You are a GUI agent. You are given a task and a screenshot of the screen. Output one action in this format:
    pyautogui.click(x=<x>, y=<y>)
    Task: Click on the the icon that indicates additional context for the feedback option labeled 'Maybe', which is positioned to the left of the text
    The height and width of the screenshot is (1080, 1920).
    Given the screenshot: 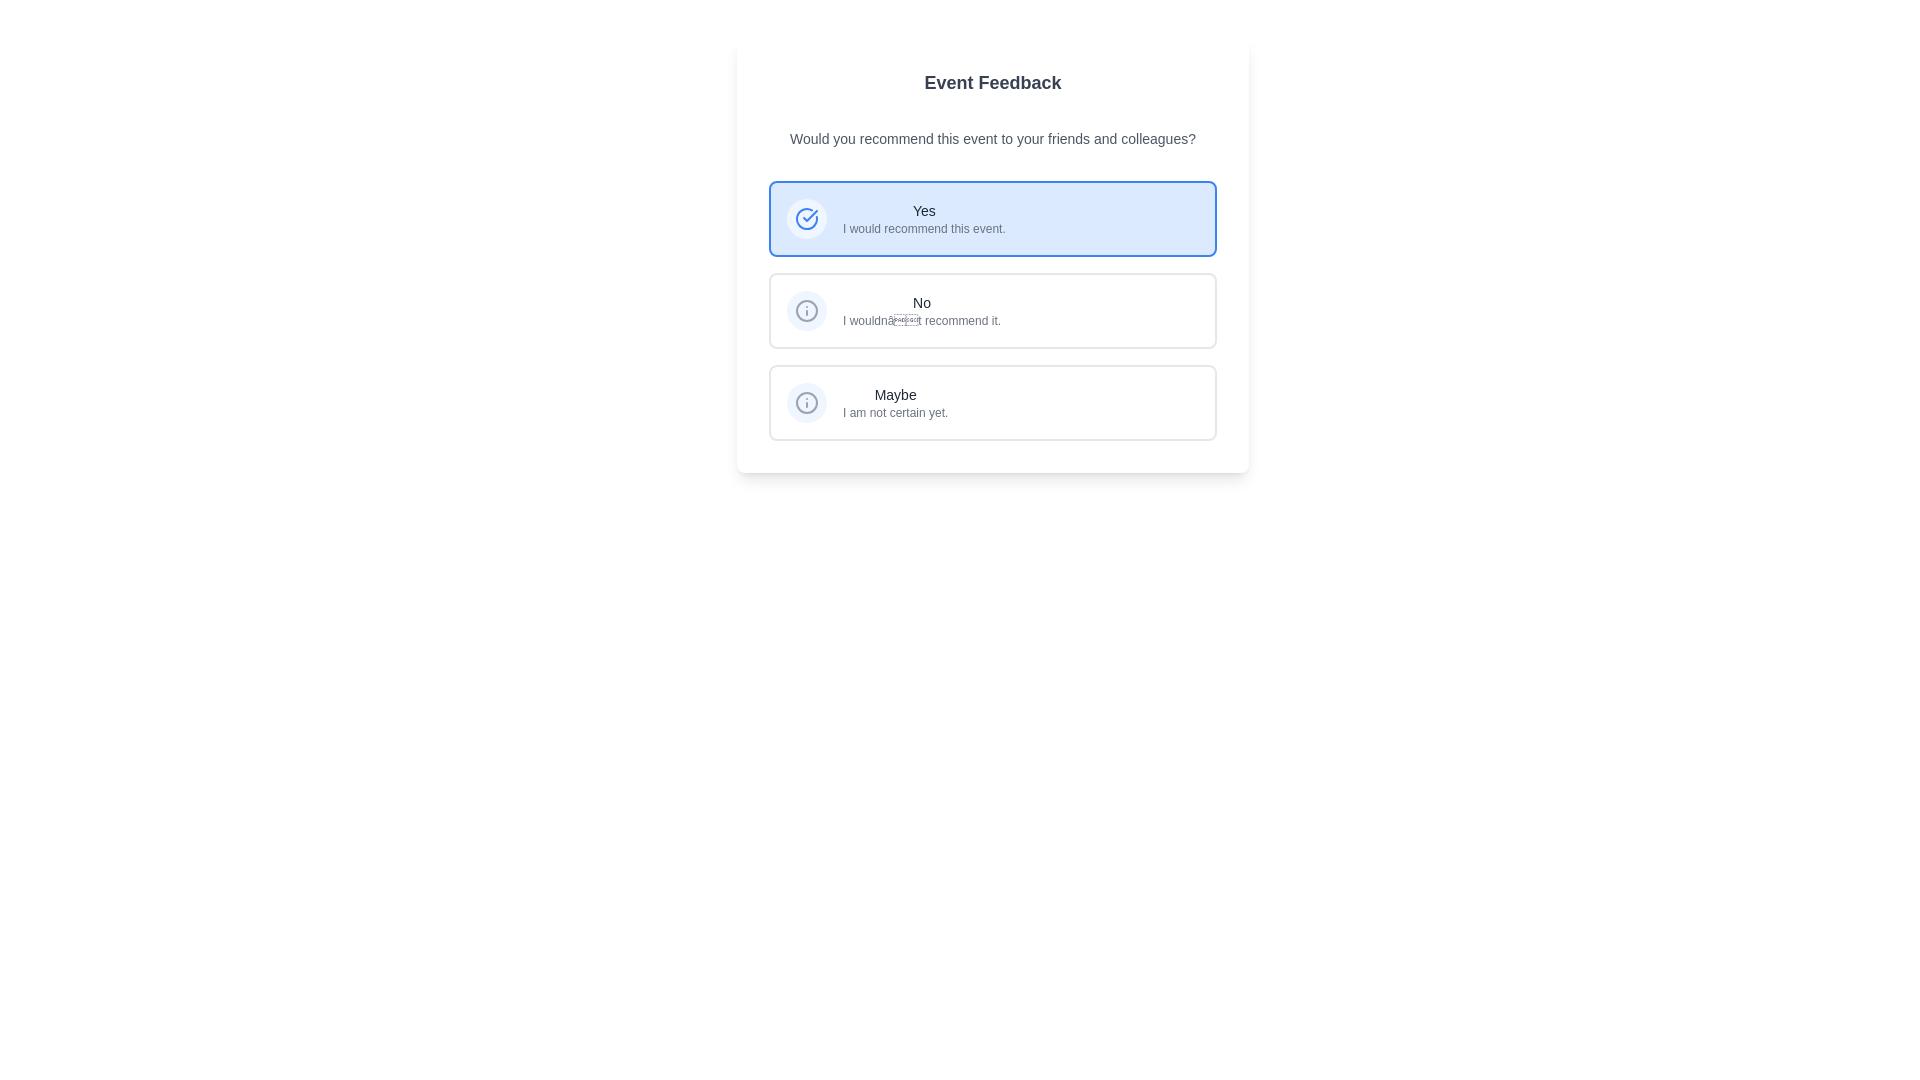 What is the action you would take?
    pyautogui.click(x=806, y=402)
    